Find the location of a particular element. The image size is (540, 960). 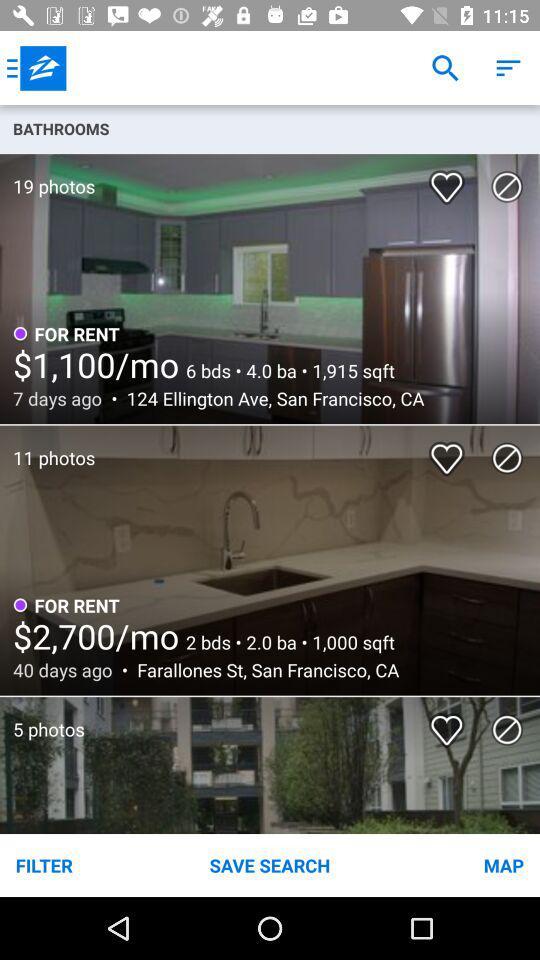

the item above the 124 ellington ave is located at coordinates (286, 369).